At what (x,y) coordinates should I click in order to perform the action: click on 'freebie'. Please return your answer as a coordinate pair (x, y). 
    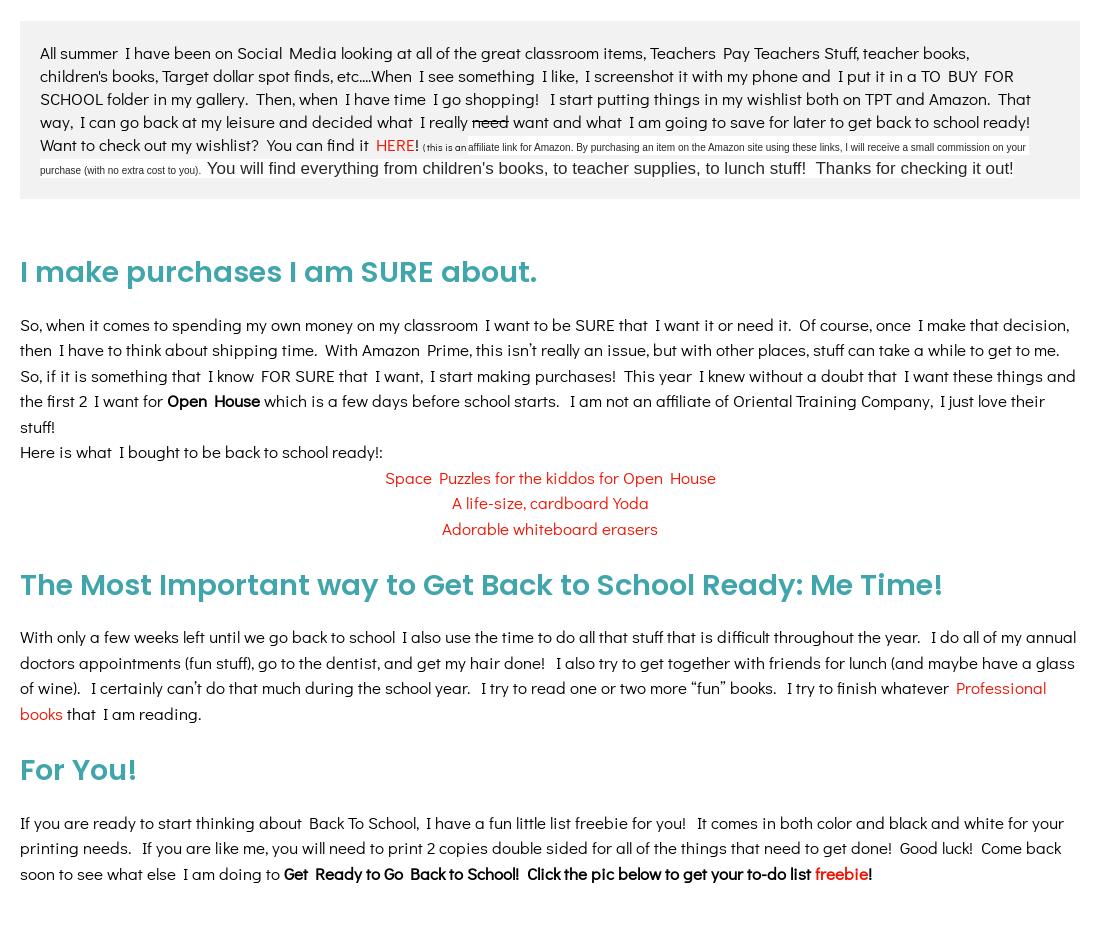
    Looking at the image, I should click on (841, 702).